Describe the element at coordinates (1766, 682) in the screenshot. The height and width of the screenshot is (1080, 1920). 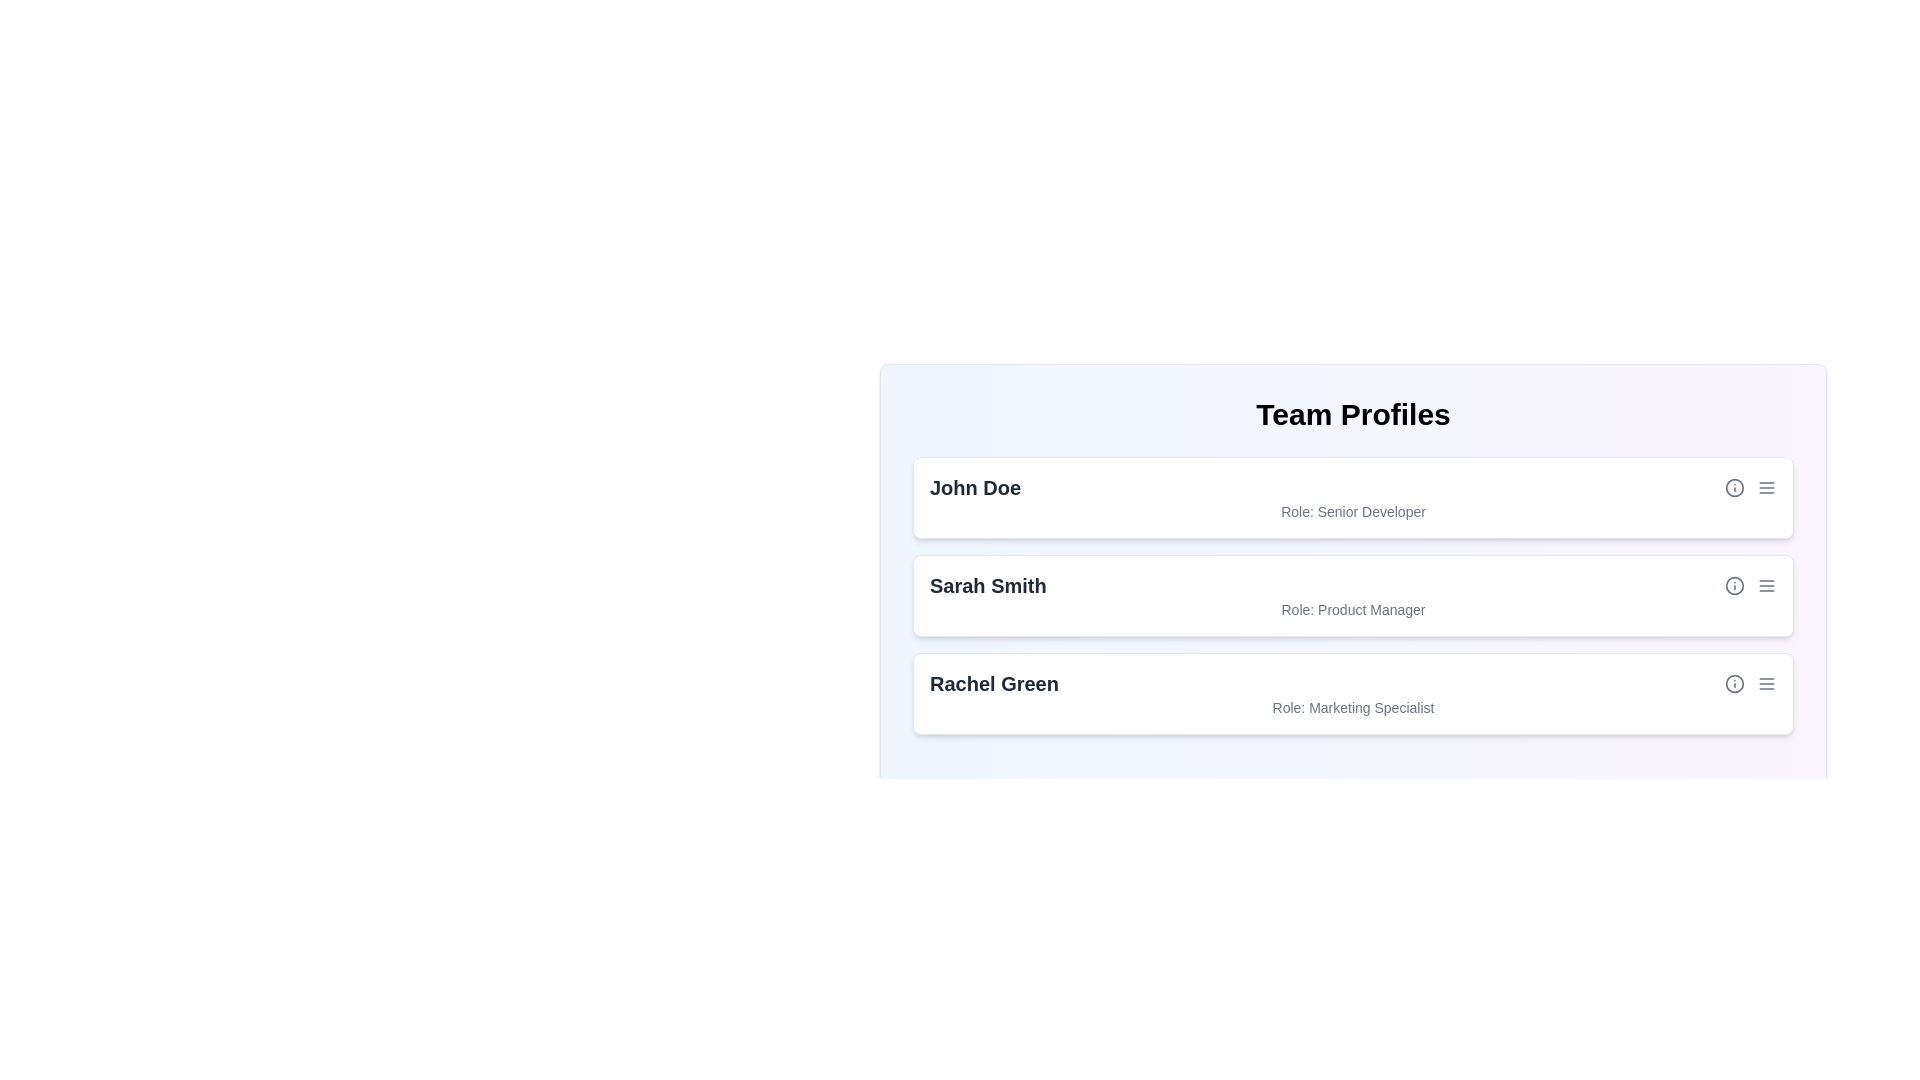
I see `the menu or options toggle icon button located at the right end of Rachel Green's profile section` at that location.